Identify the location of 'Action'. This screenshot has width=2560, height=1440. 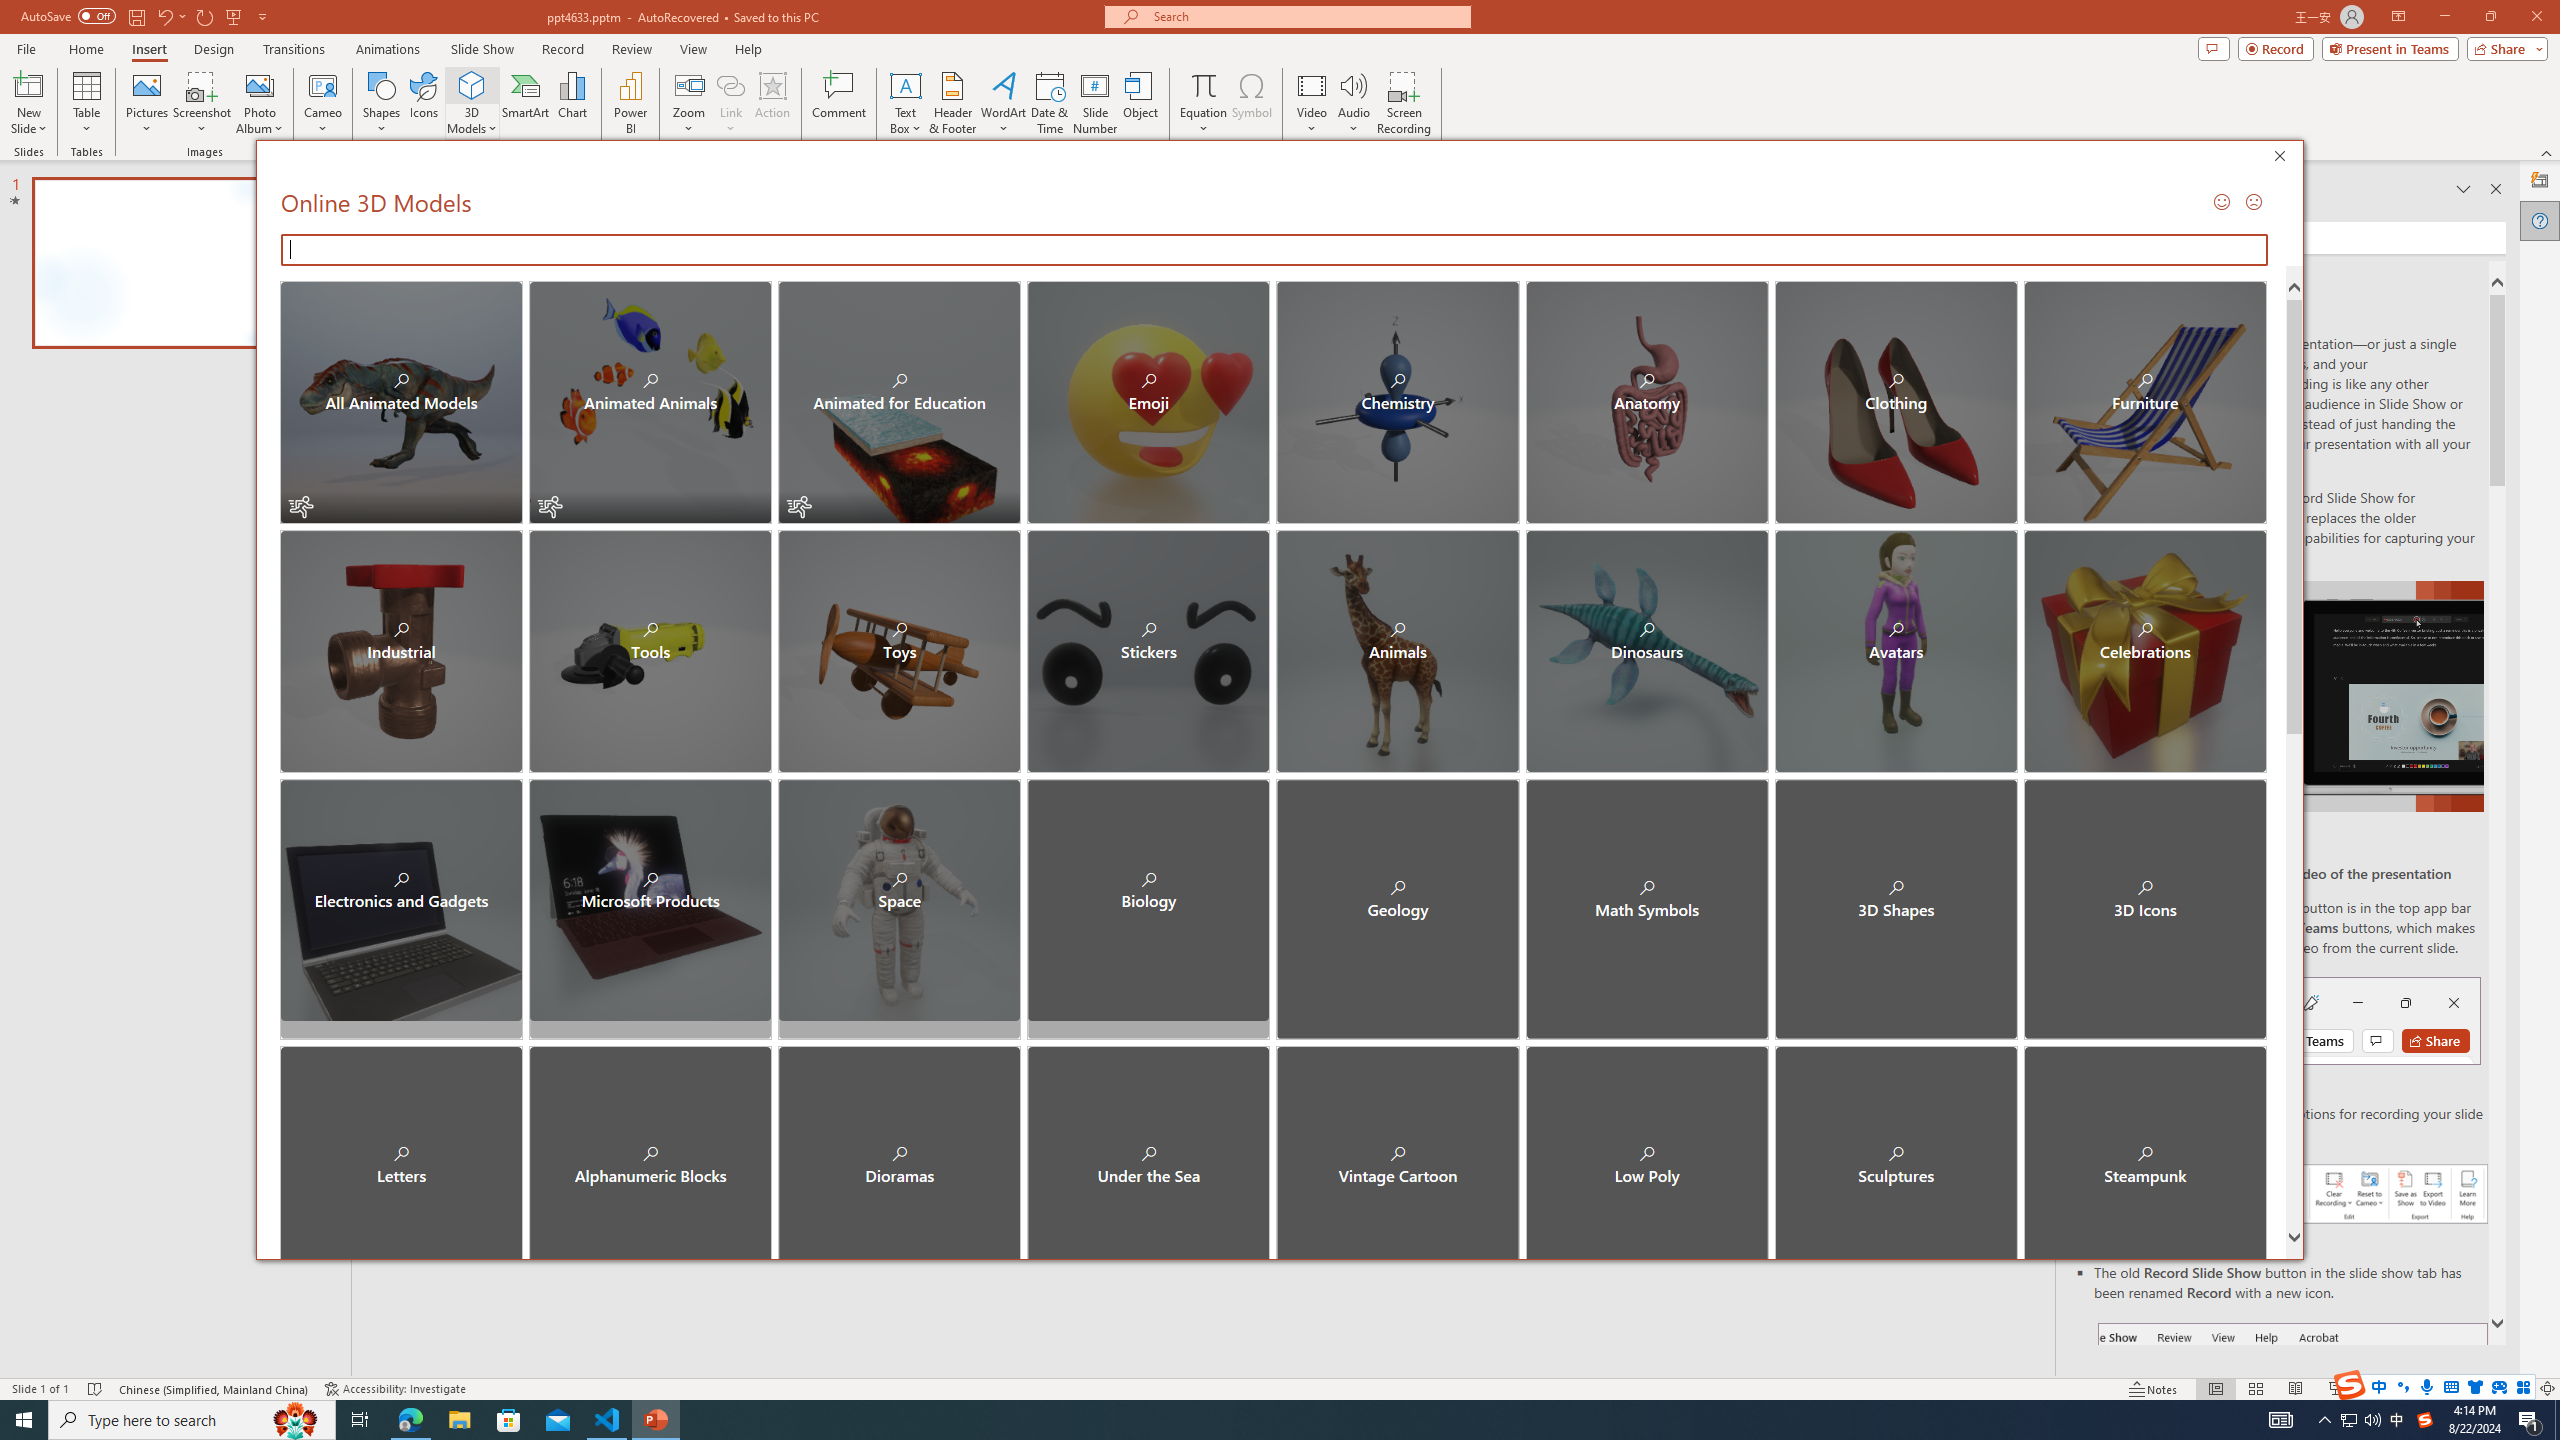
(773, 103).